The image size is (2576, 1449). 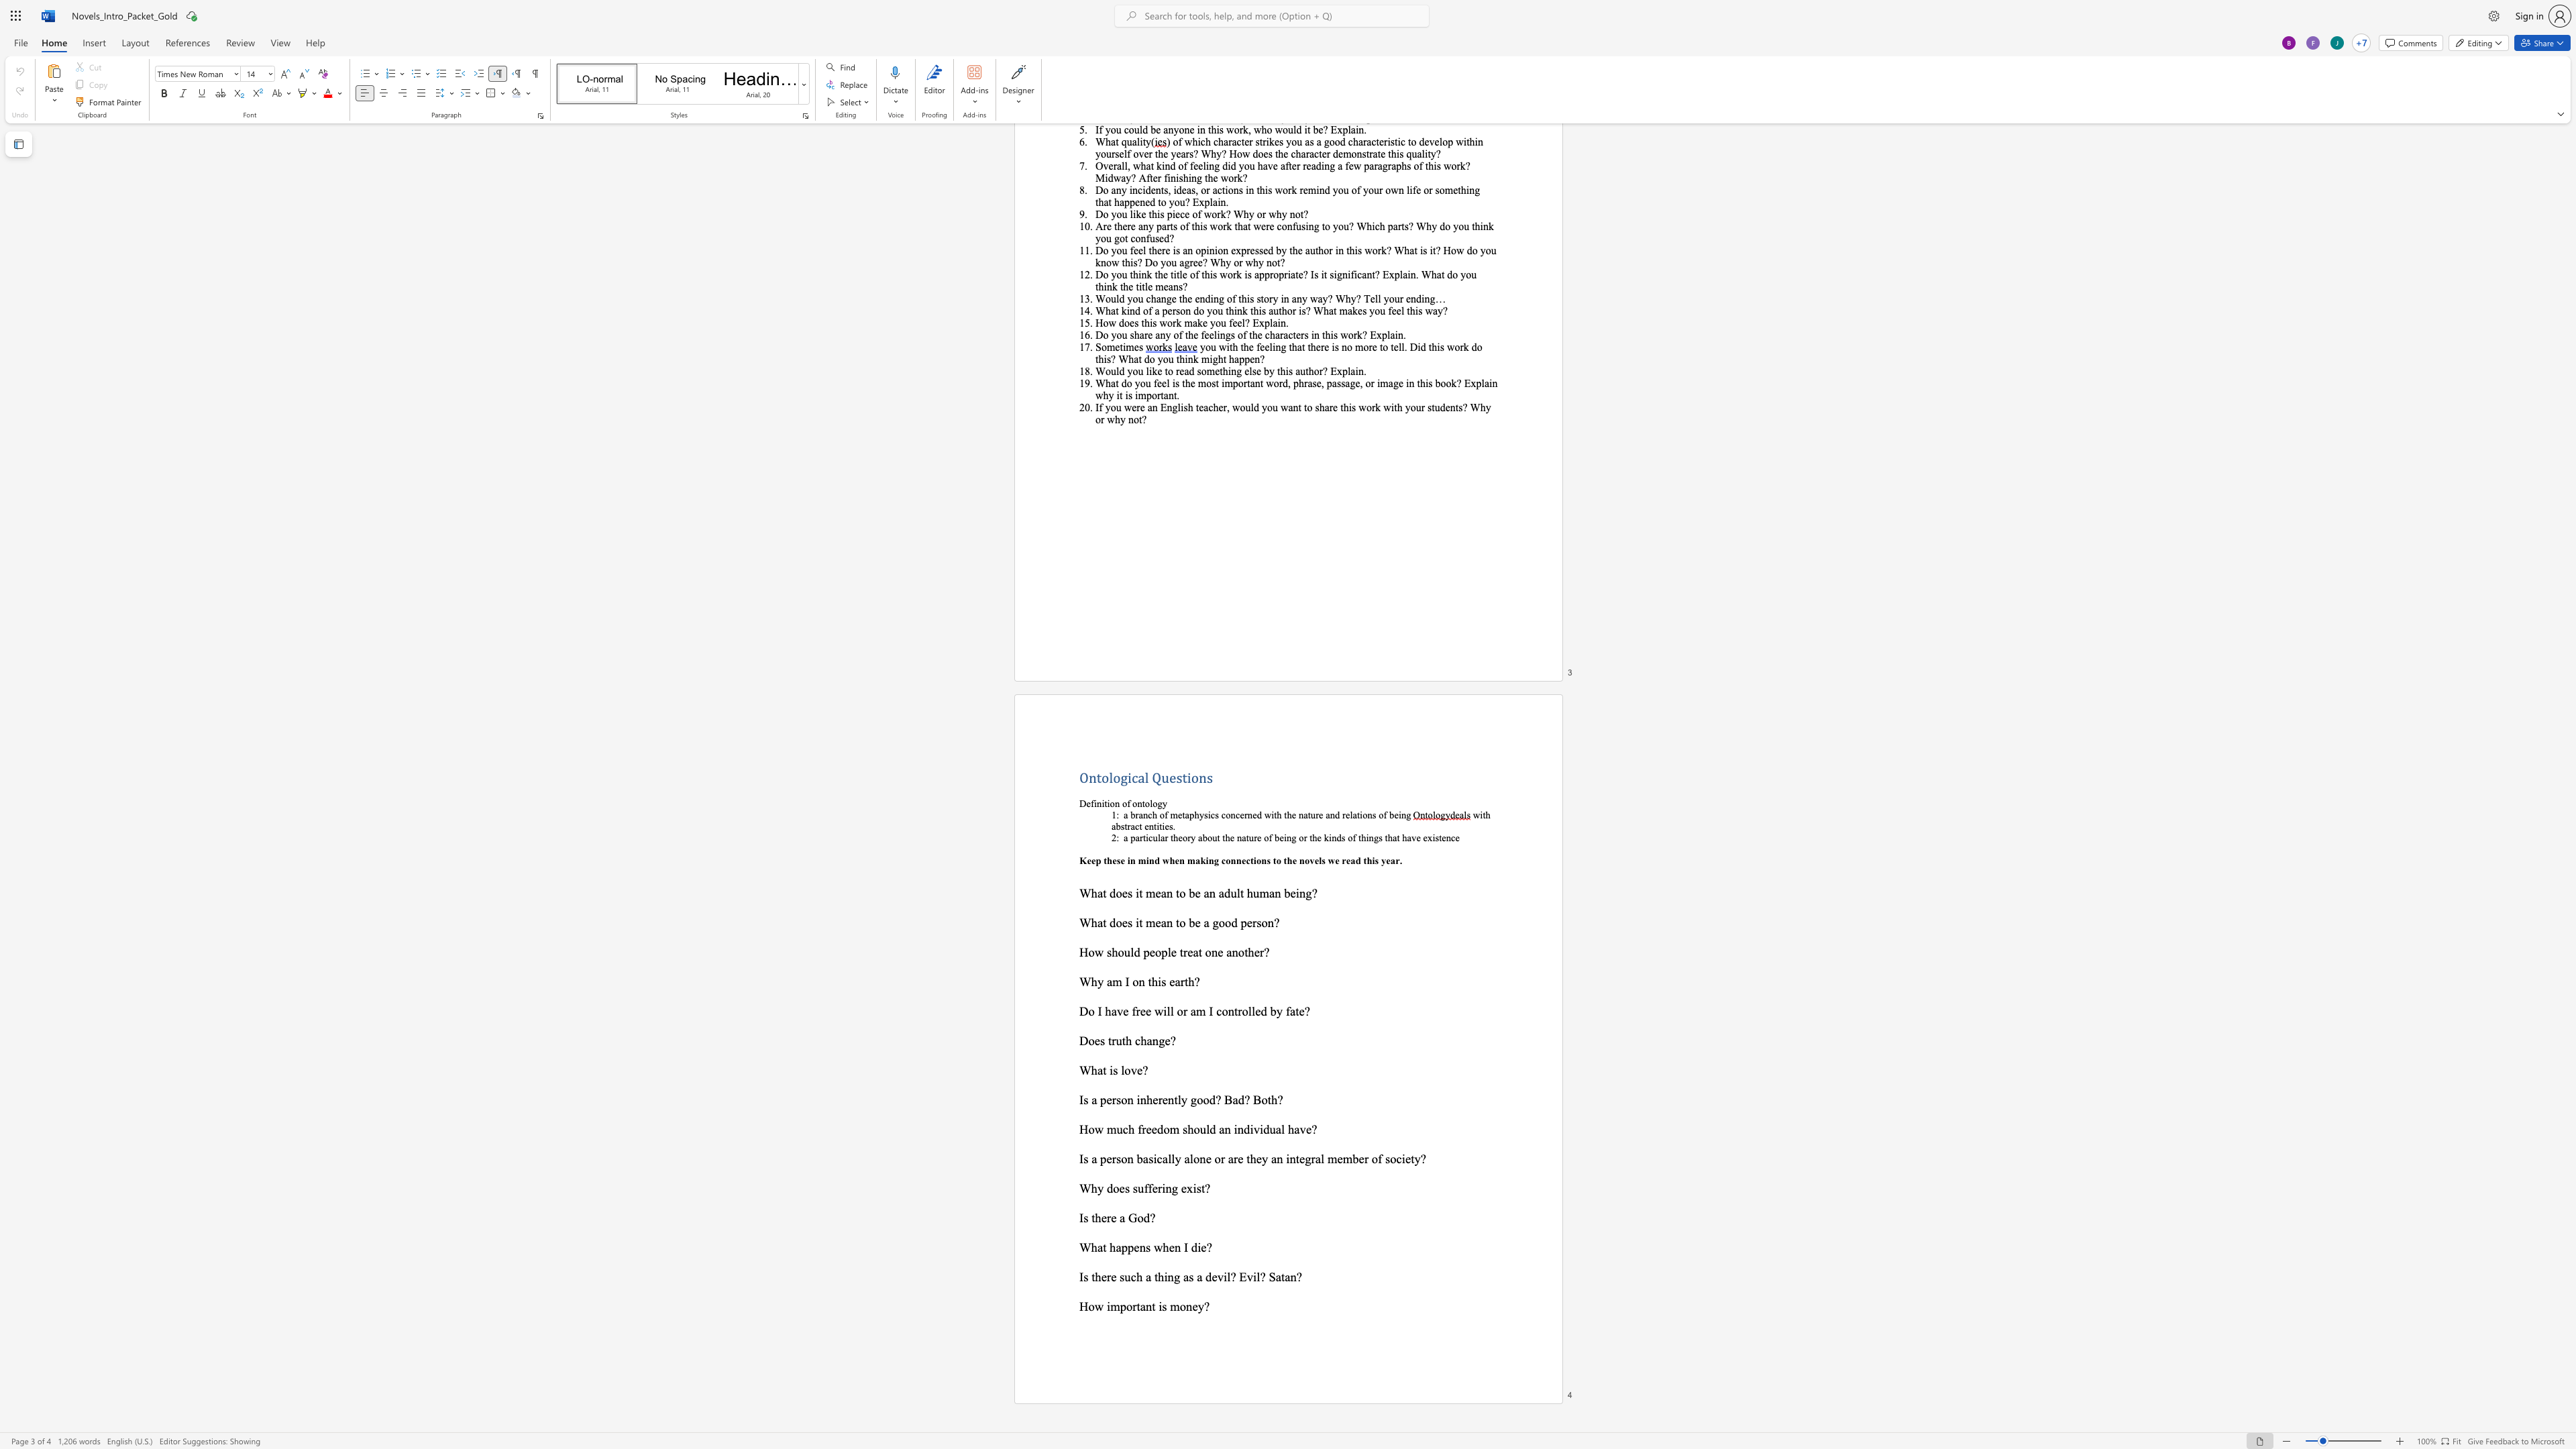 What do you see at coordinates (1150, 1129) in the screenshot?
I see `the space between the continuous character "e" and "e" in the text` at bounding box center [1150, 1129].